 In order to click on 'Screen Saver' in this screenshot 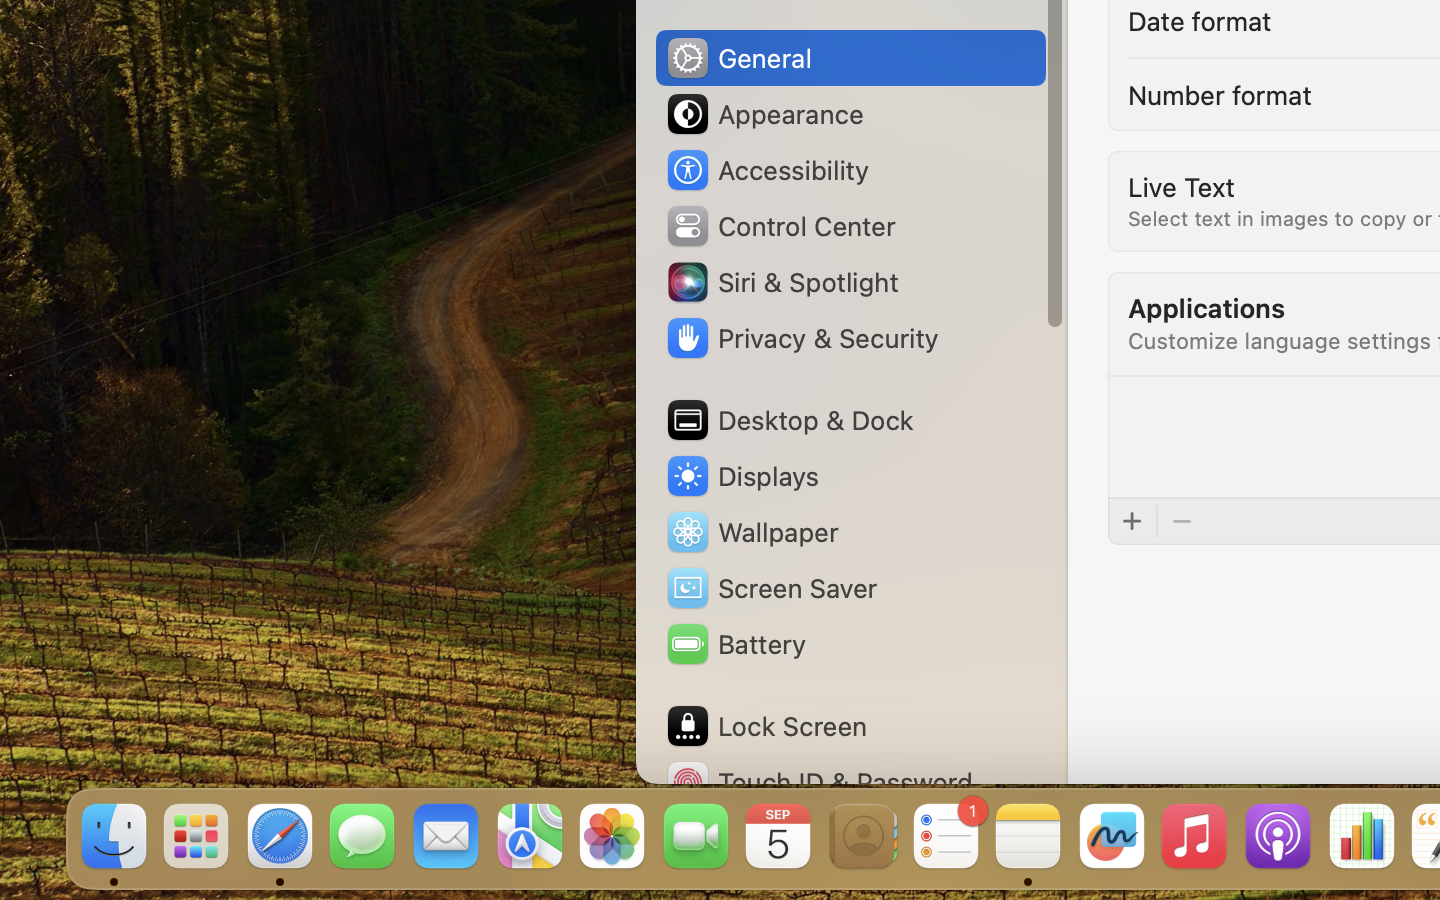, I will do `click(769, 587)`.